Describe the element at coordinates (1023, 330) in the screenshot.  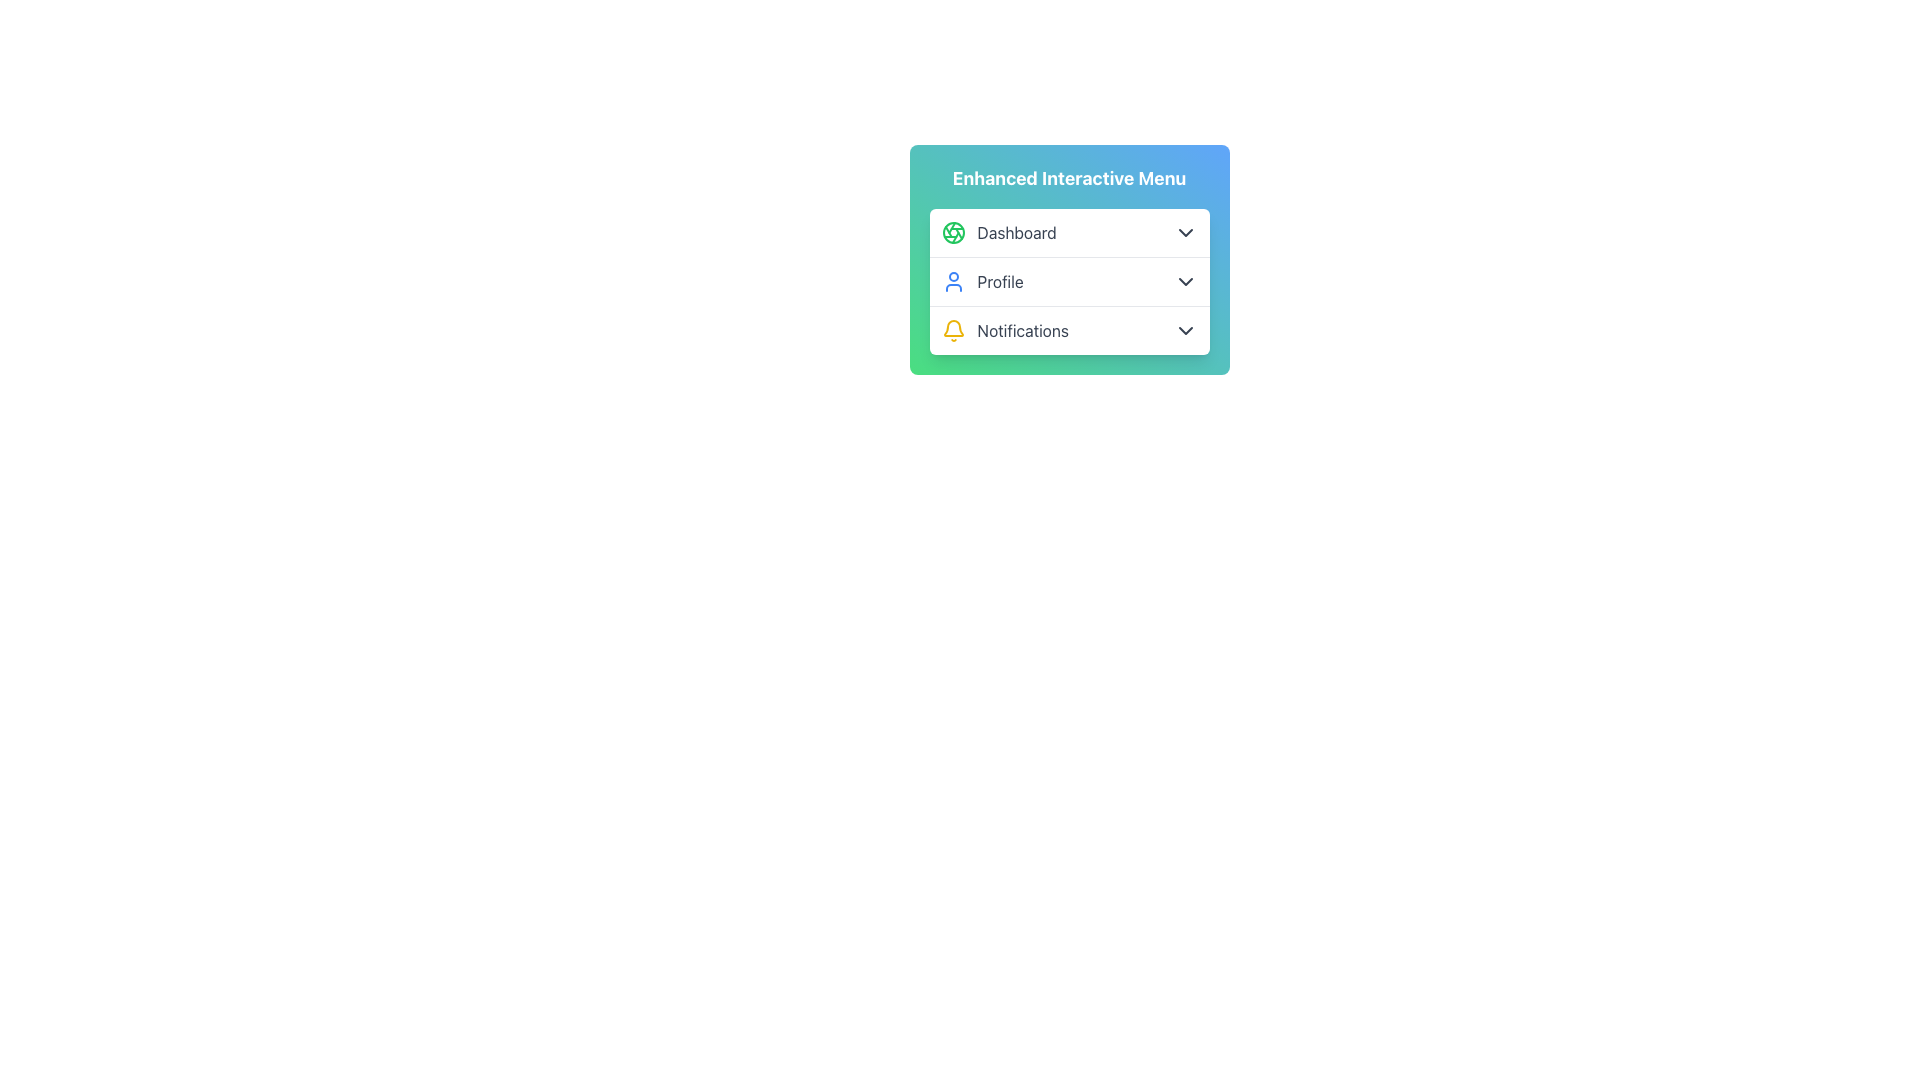
I see `text of the 'Notifications' label, which is the third entry in the 'Enhanced Interactive Menu' list` at that location.